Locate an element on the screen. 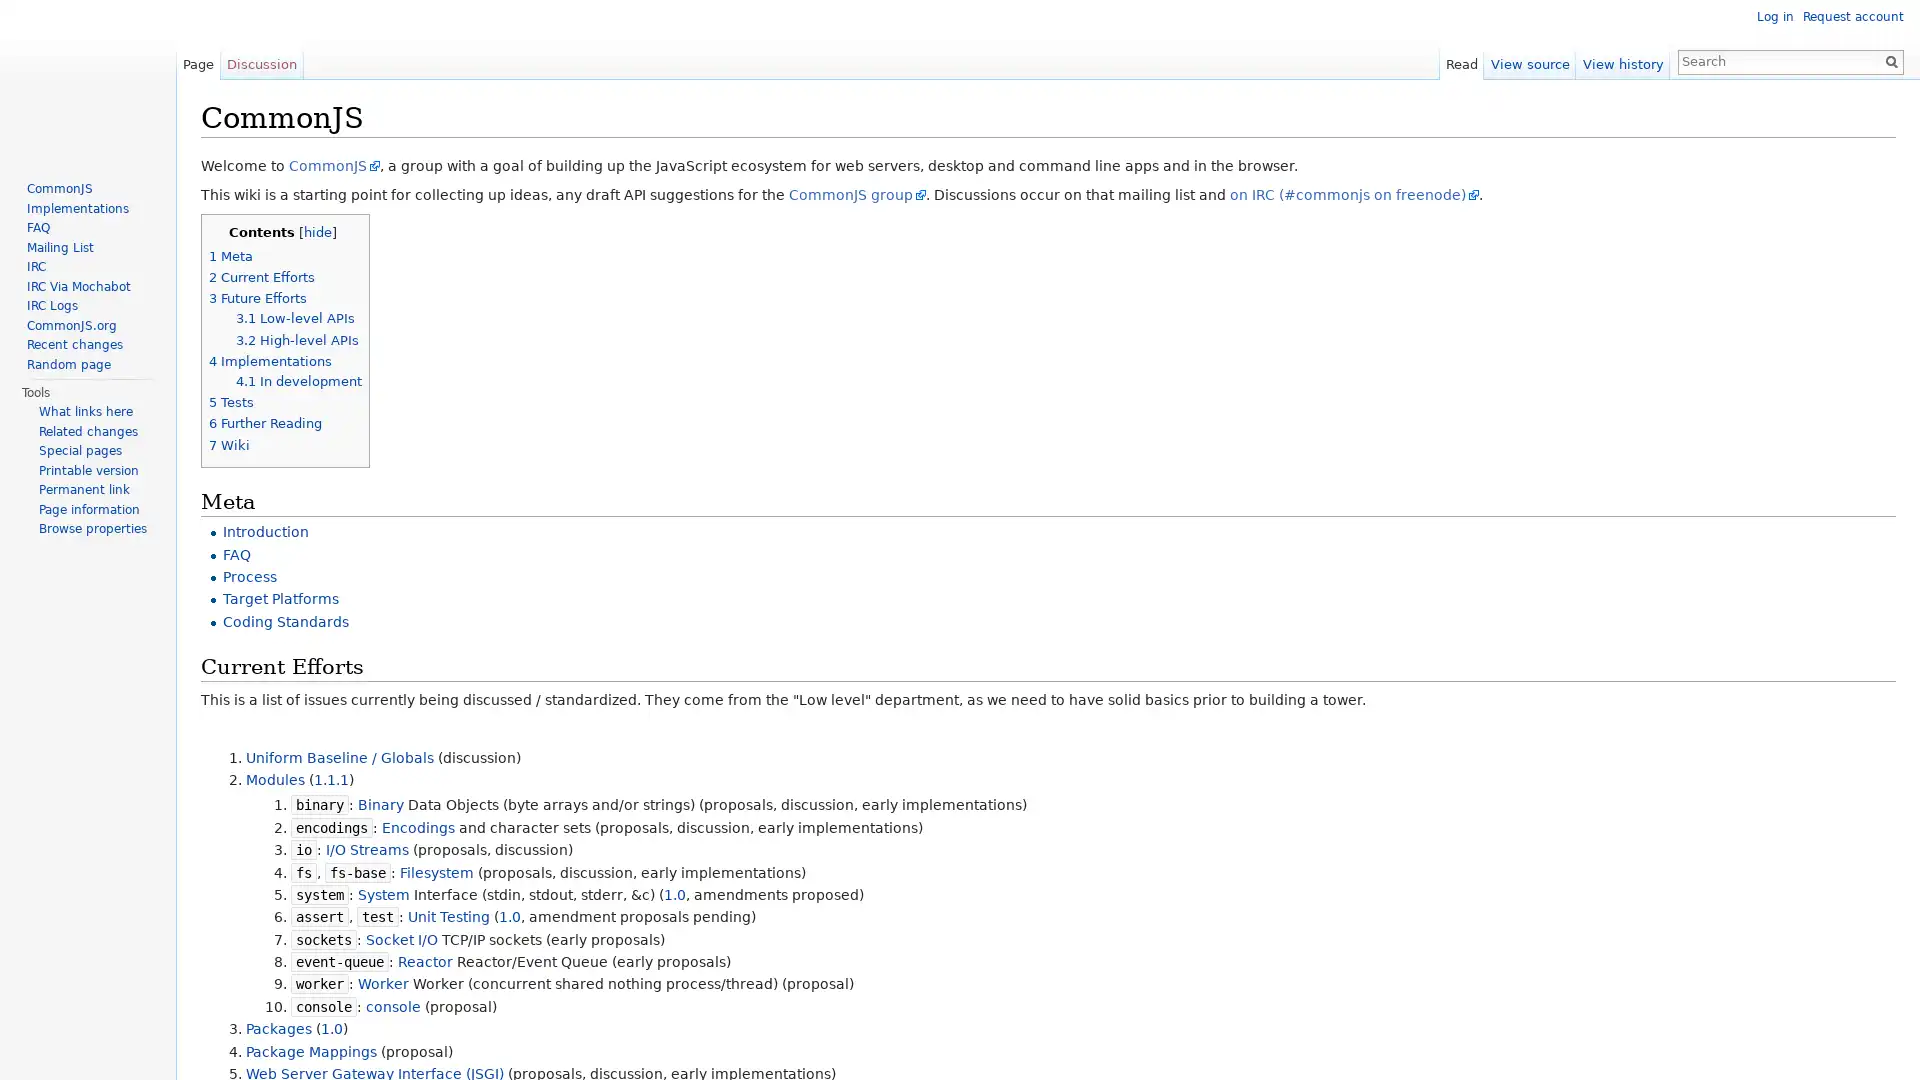 The image size is (1920, 1080). Search is located at coordinates (1890, 60).